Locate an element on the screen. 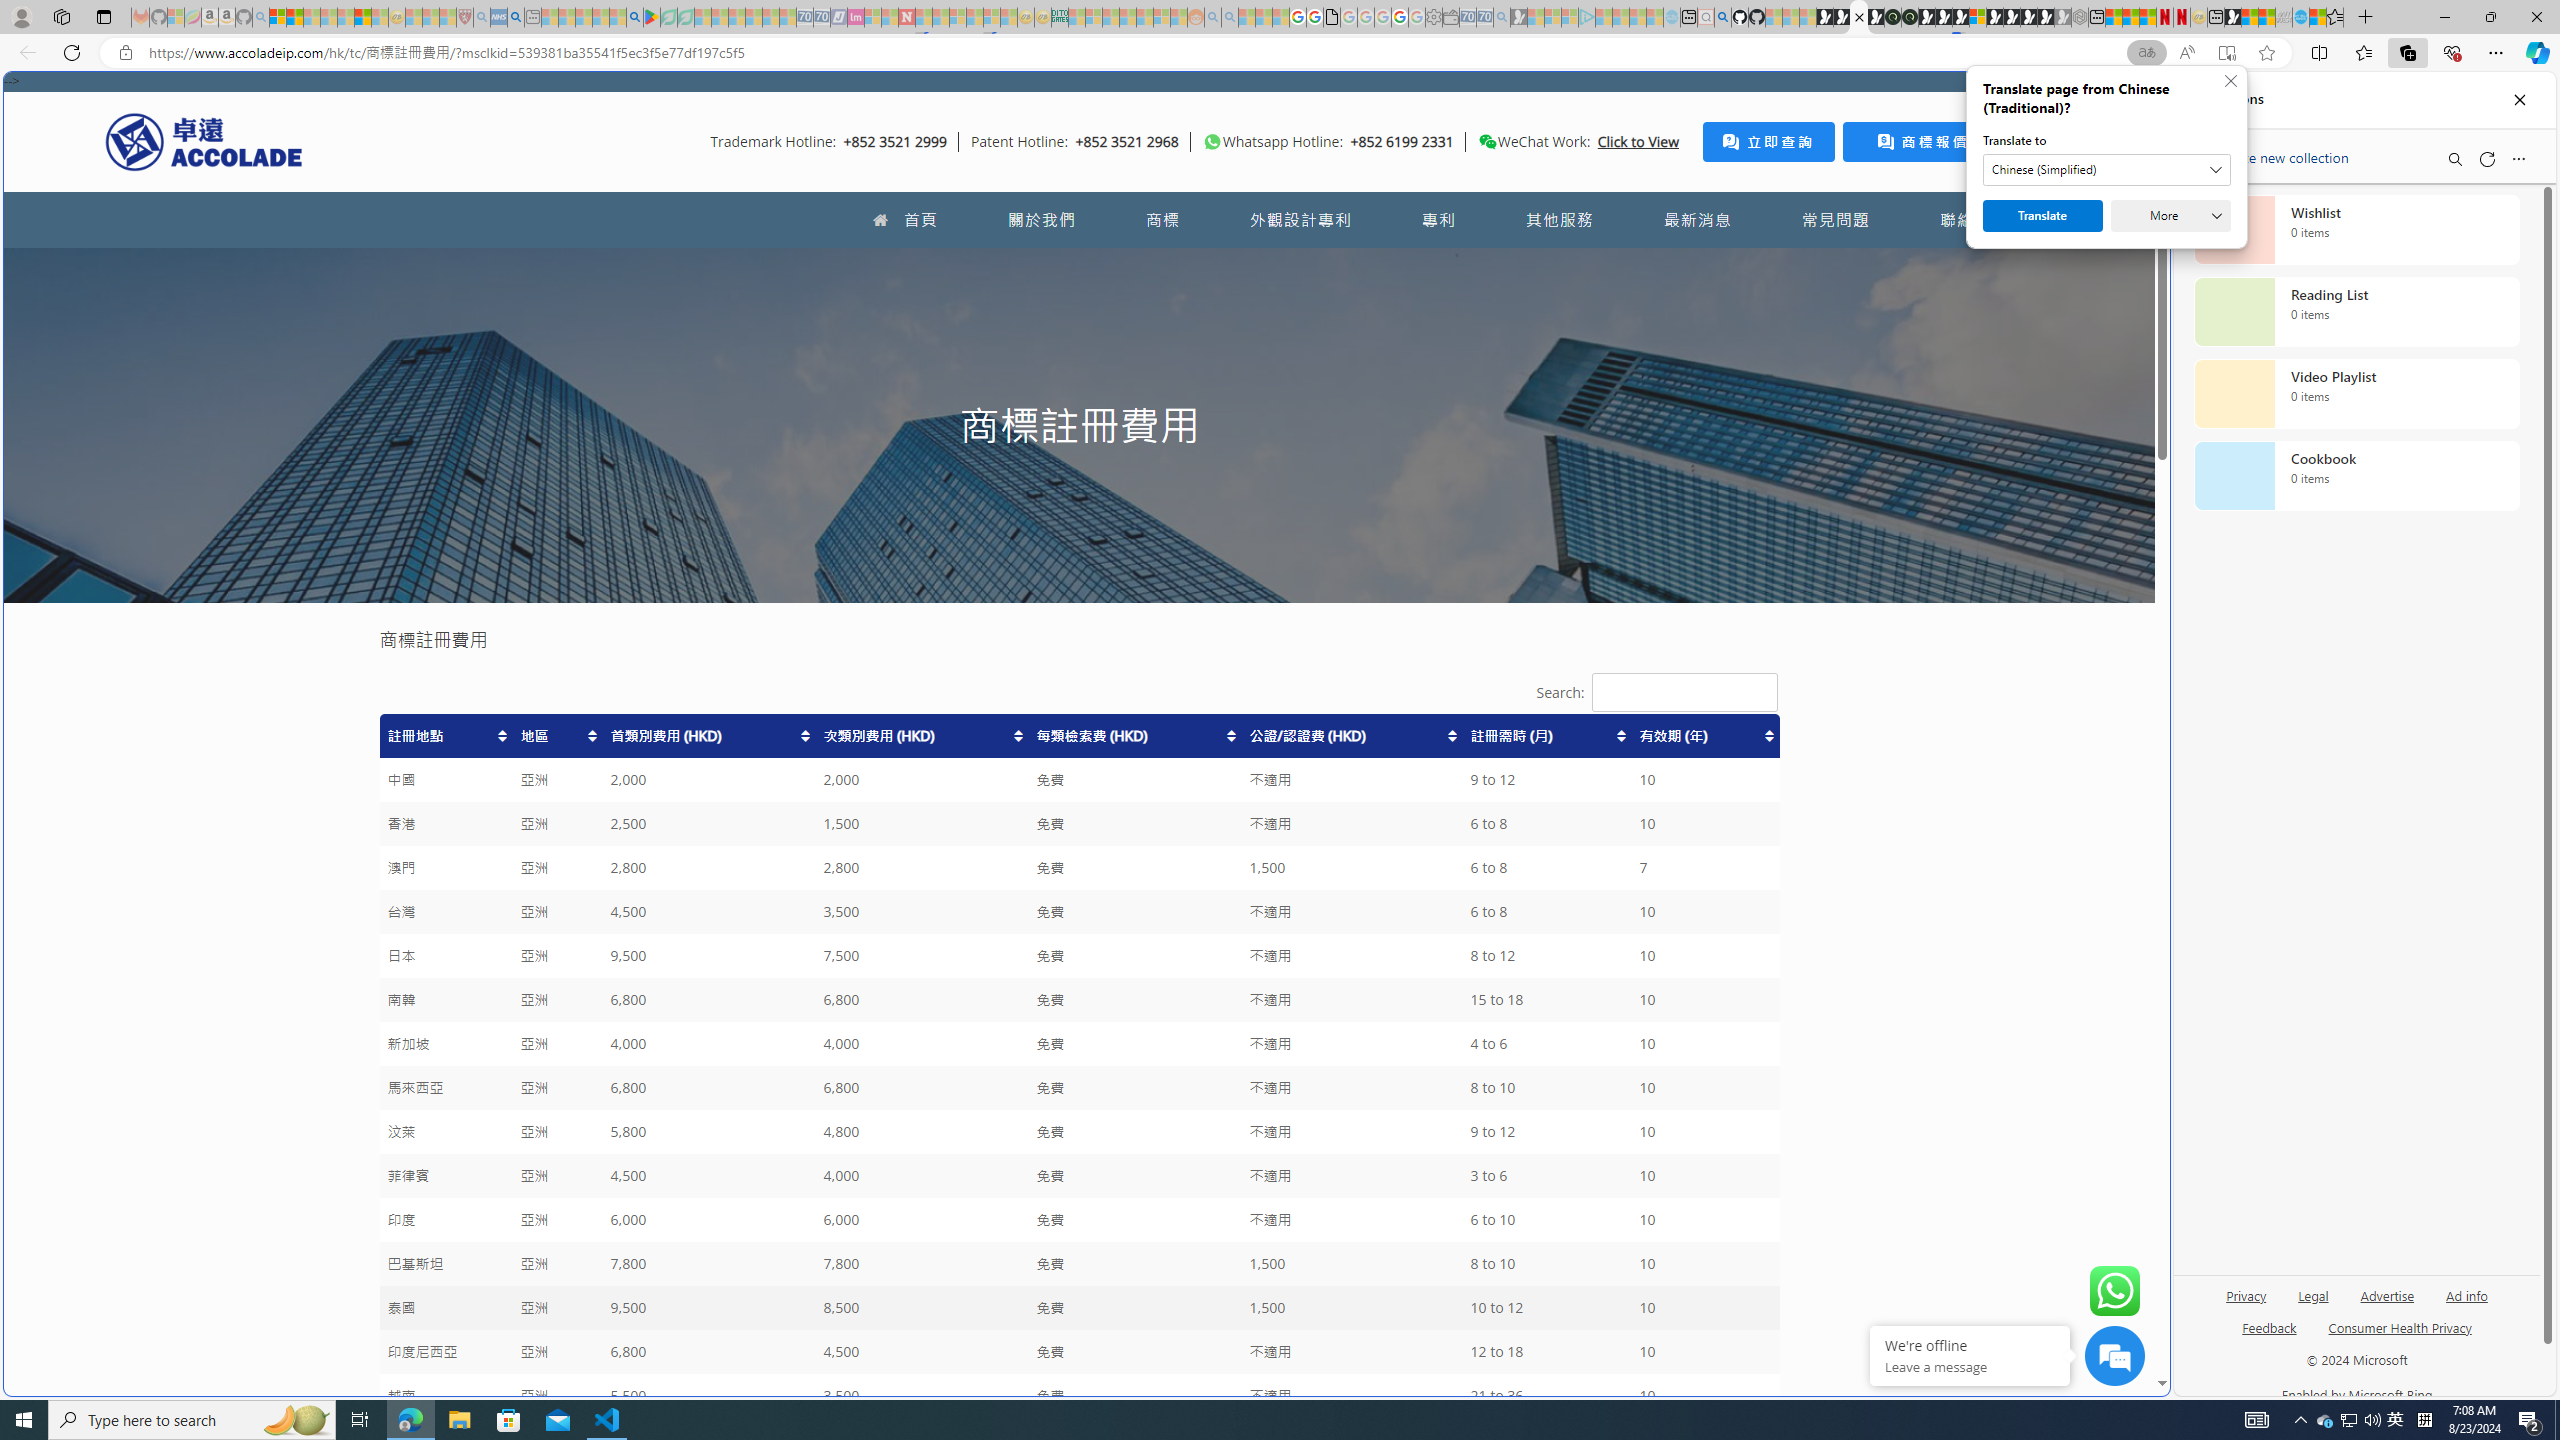  'Latest Politics News & Archive | Newsweek.com - Sleeping' is located at coordinates (906, 16).